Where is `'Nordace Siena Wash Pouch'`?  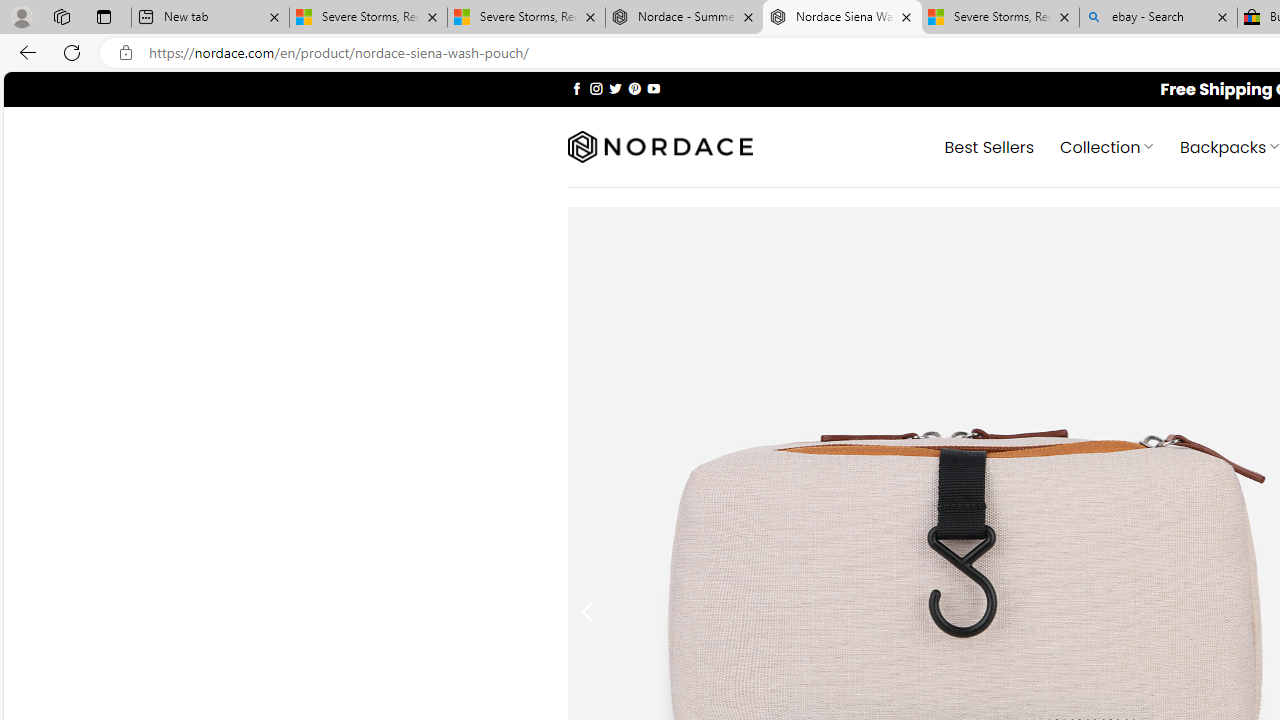 'Nordace Siena Wash Pouch' is located at coordinates (842, 17).